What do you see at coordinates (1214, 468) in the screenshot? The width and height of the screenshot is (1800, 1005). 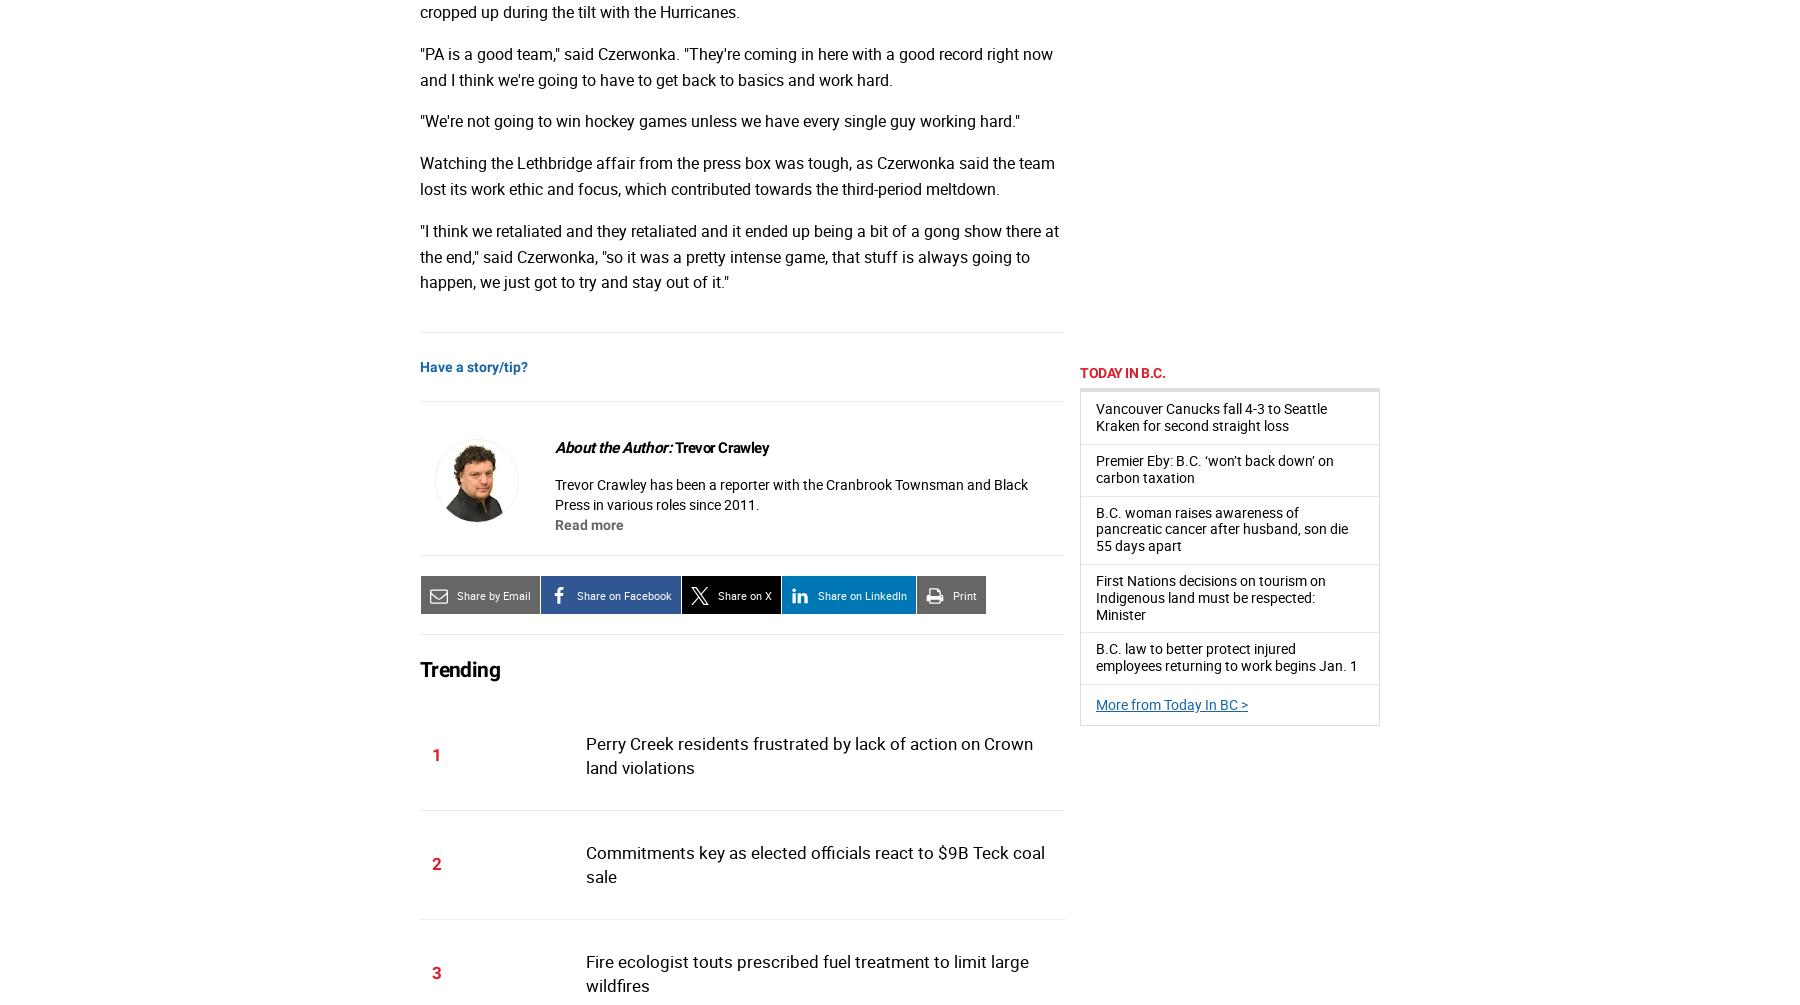 I see `'Premier Eby: B.C. ‘won’t back down’ on carbon taxation'` at bounding box center [1214, 468].